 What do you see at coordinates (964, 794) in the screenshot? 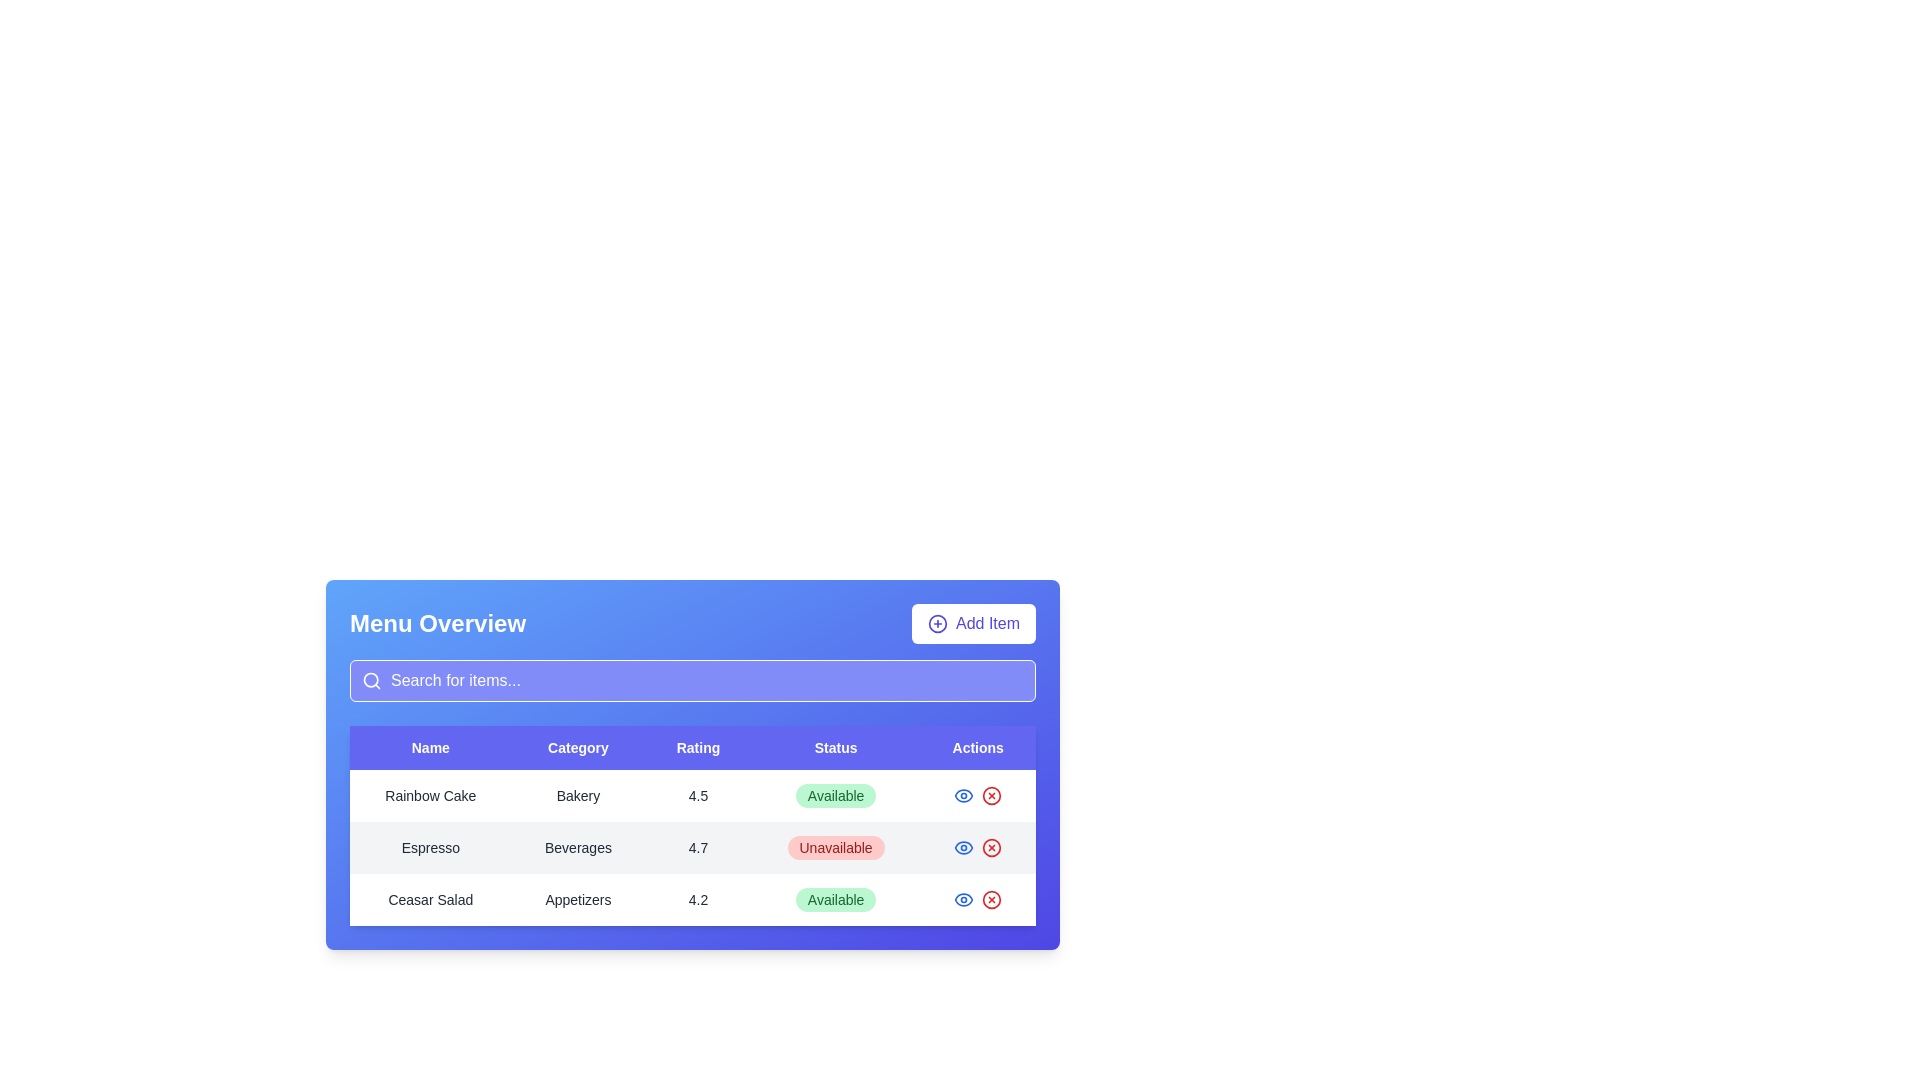
I see `the open eye icon button in the 'Actions' column of the second row` at bounding box center [964, 794].